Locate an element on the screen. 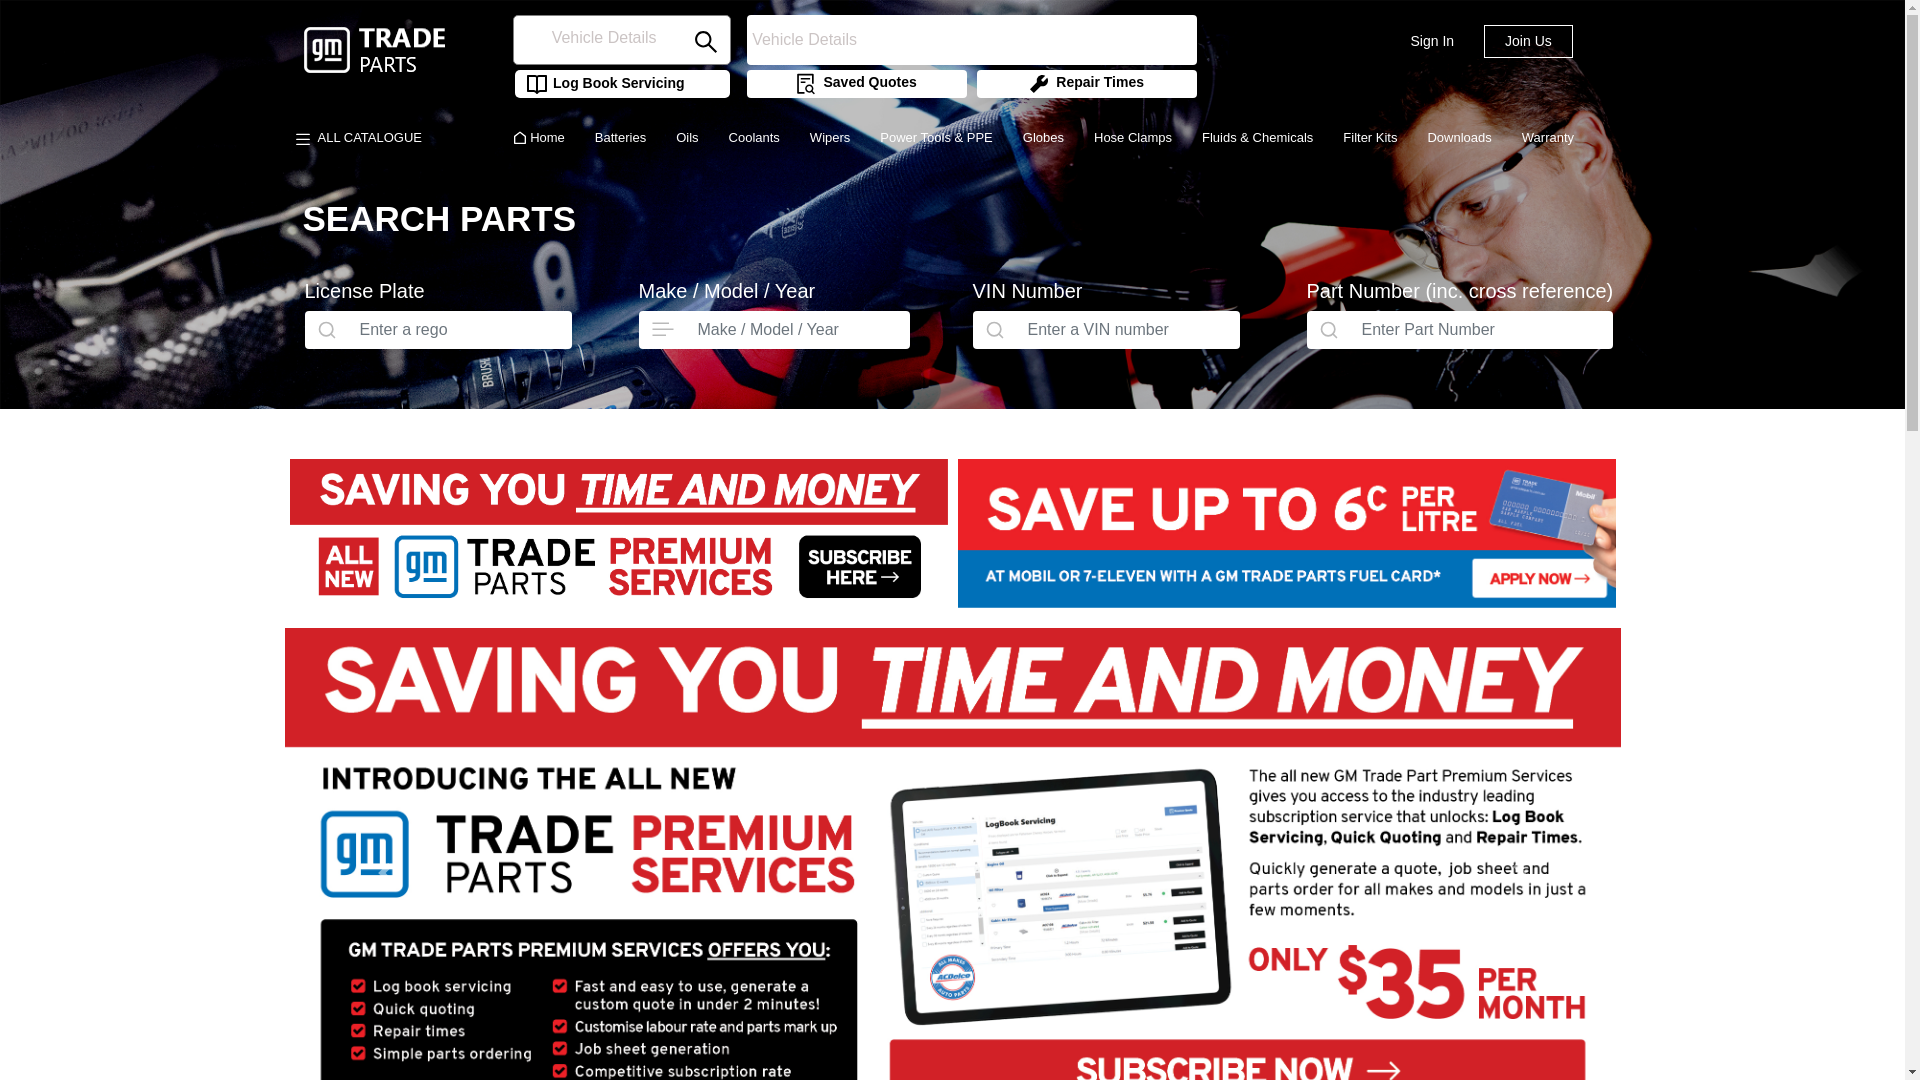 Image resolution: width=1920 pixels, height=1080 pixels. 'Log Book Servicing' is located at coordinates (598, 83).